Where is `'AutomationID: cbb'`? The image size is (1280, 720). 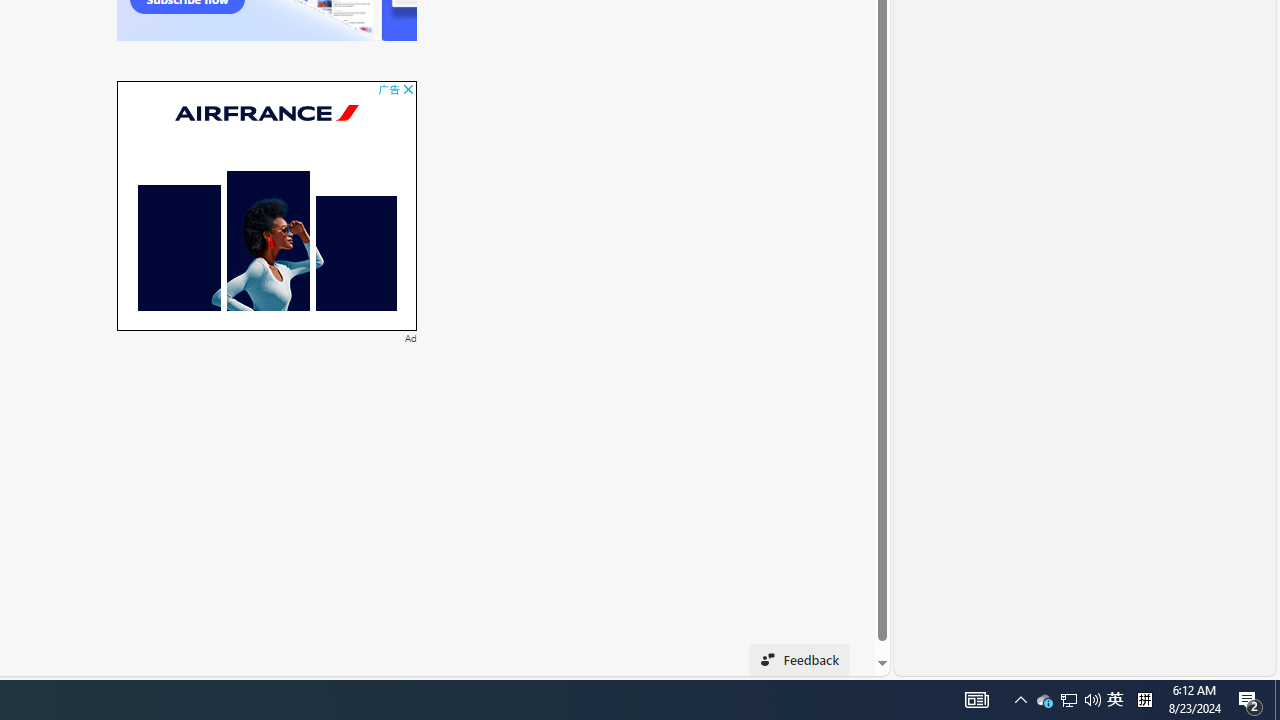 'AutomationID: cbb' is located at coordinates (407, 88).